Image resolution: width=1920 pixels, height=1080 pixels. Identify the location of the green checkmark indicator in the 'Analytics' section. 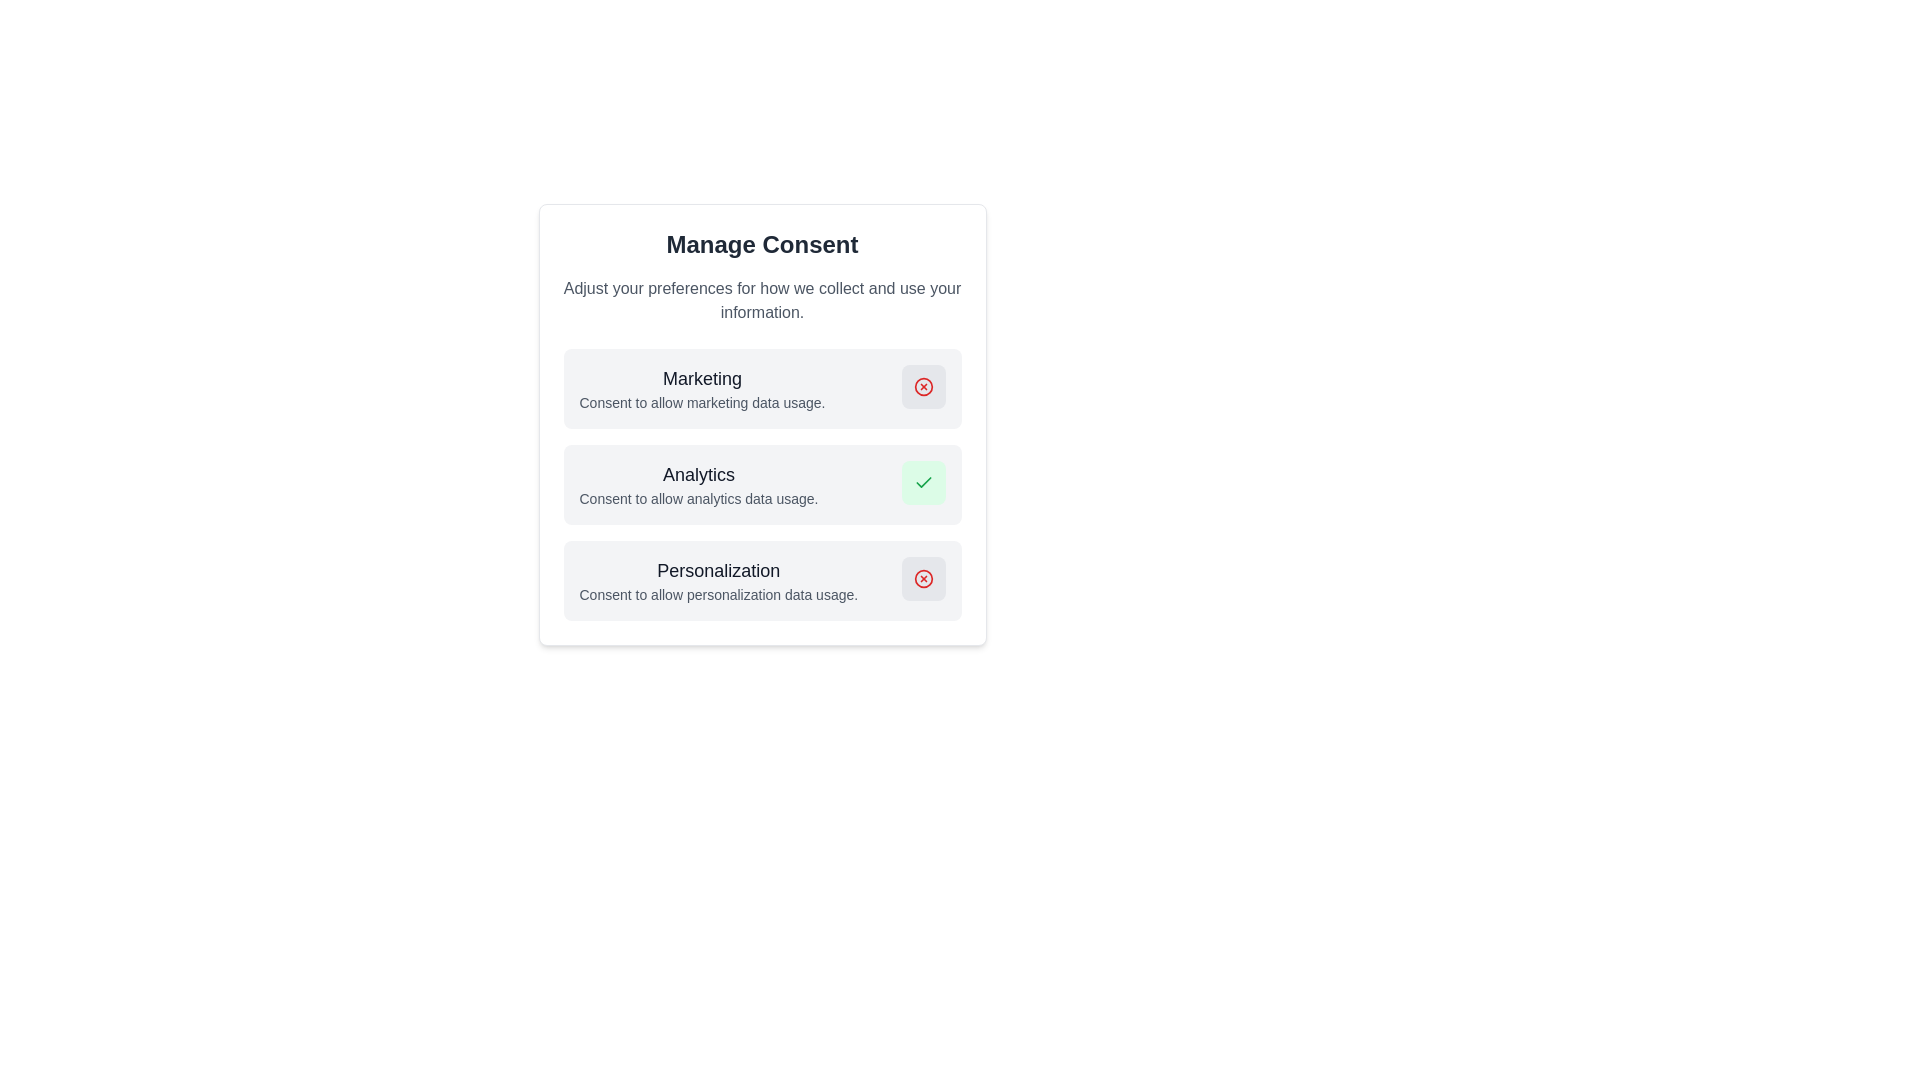
(922, 482).